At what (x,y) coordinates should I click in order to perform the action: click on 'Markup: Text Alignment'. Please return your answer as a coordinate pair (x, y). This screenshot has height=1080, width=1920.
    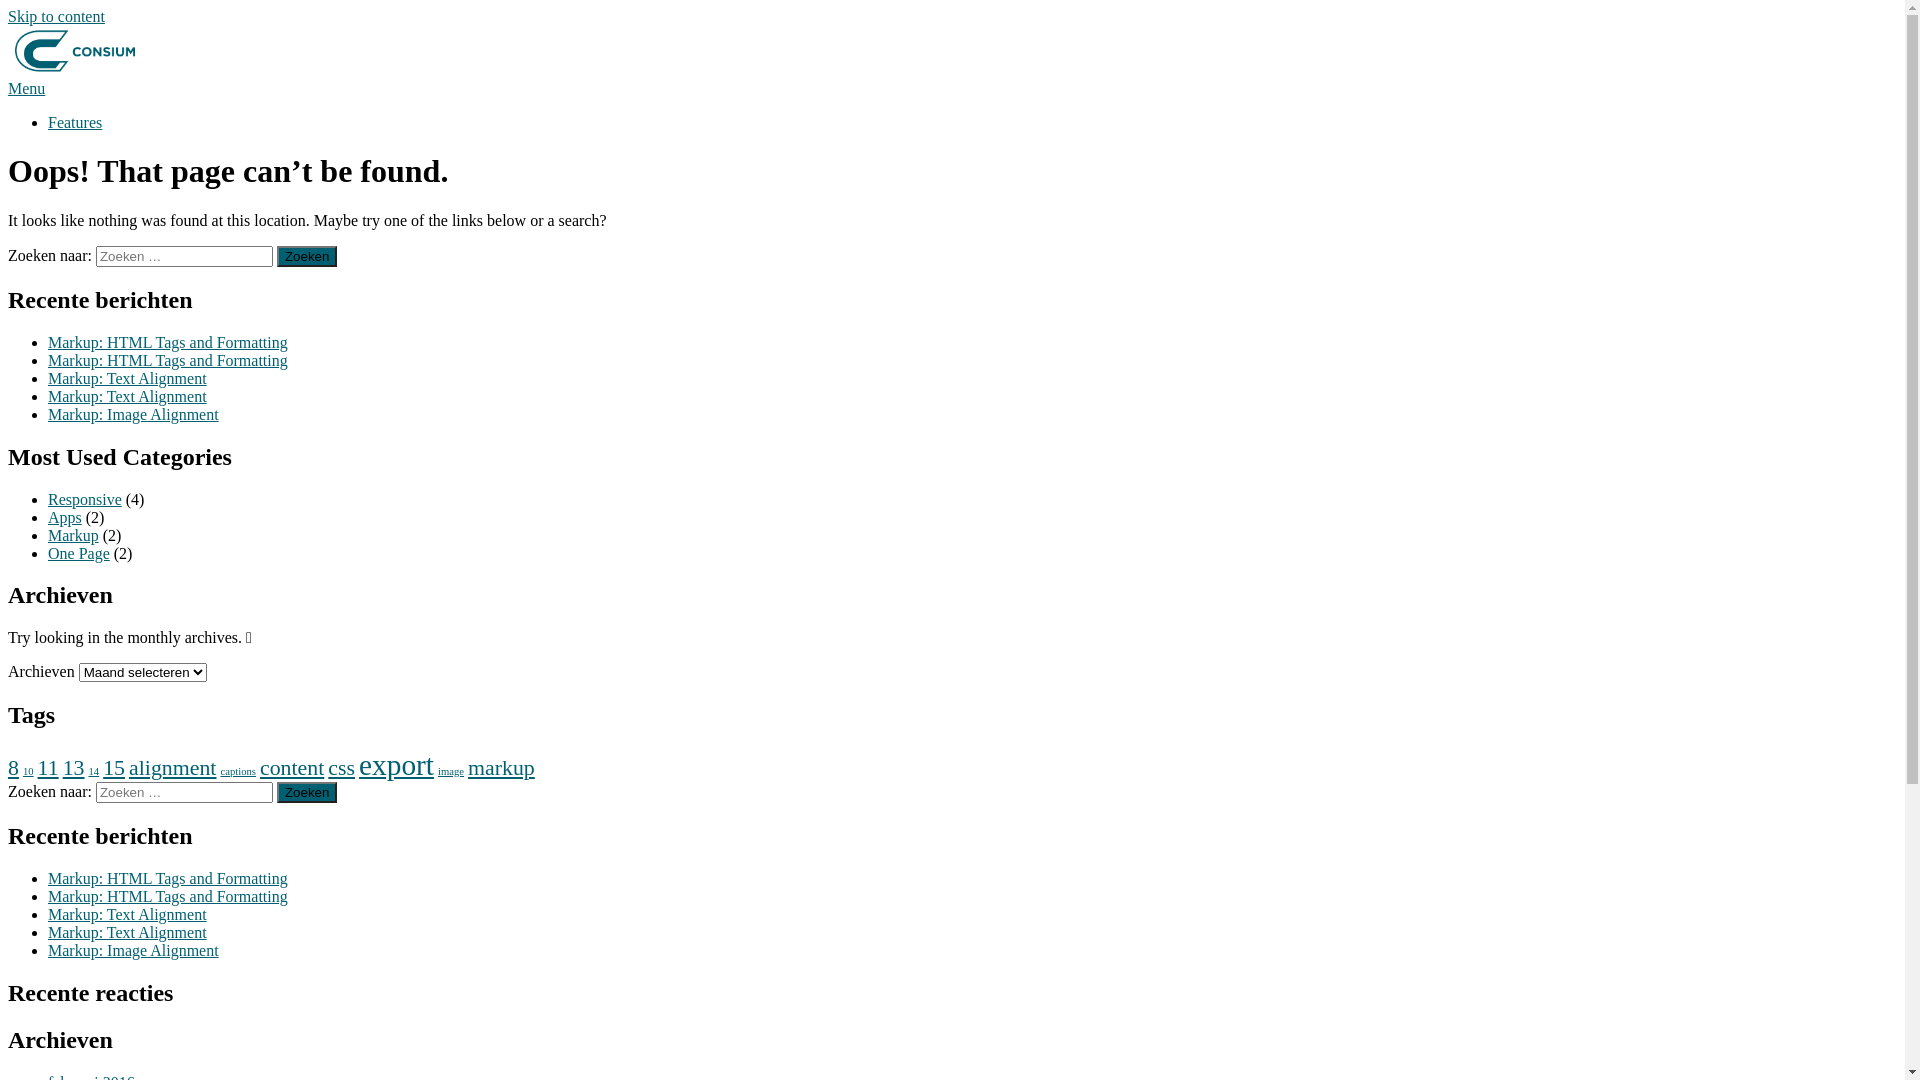
    Looking at the image, I should click on (48, 378).